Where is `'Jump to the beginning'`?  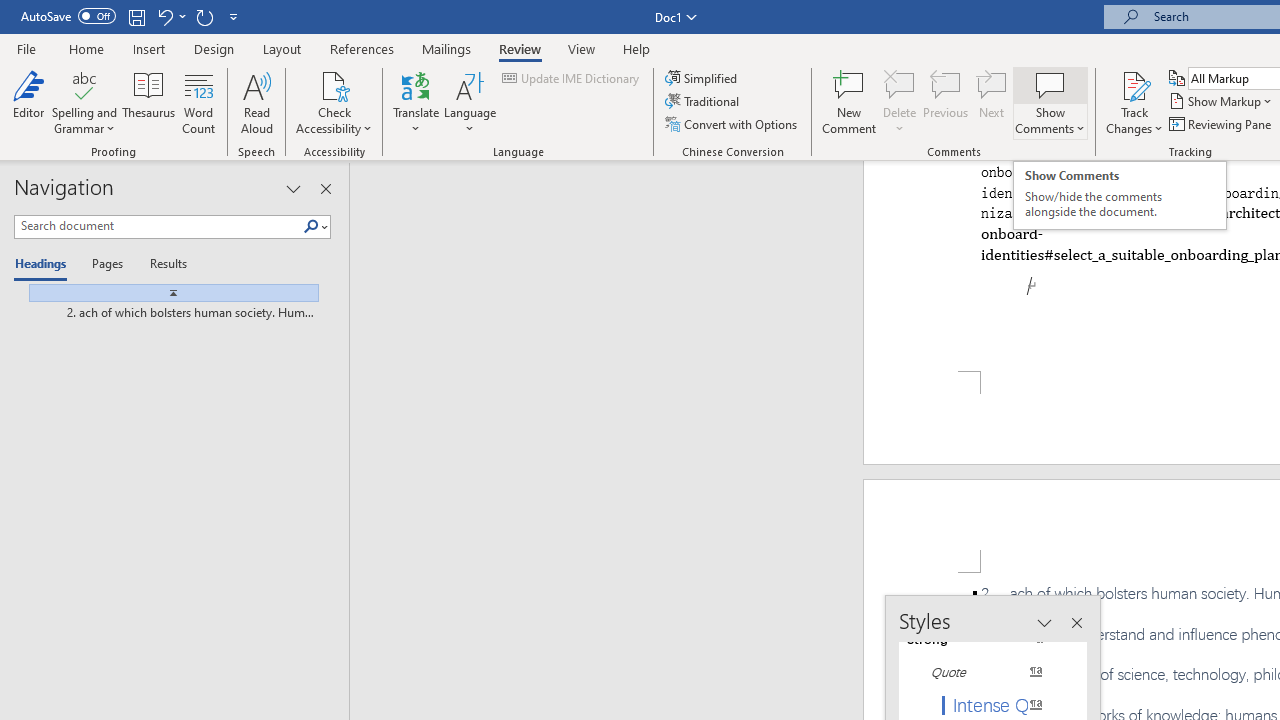 'Jump to the beginning' is located at coordinates (166, 292).